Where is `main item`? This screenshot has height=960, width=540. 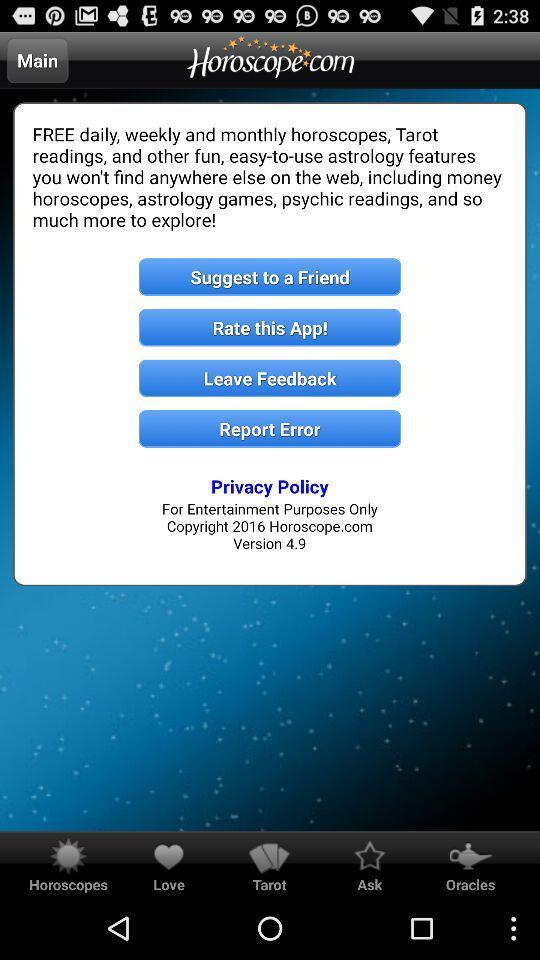
main item is located at coordinates (37, 59).